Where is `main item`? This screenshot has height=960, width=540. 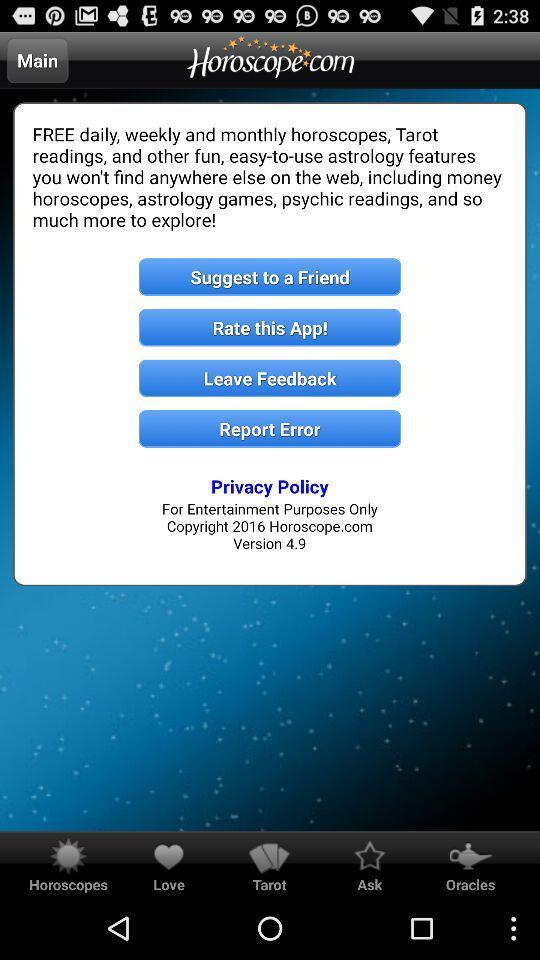
main item is located at coordinates (37, 59).